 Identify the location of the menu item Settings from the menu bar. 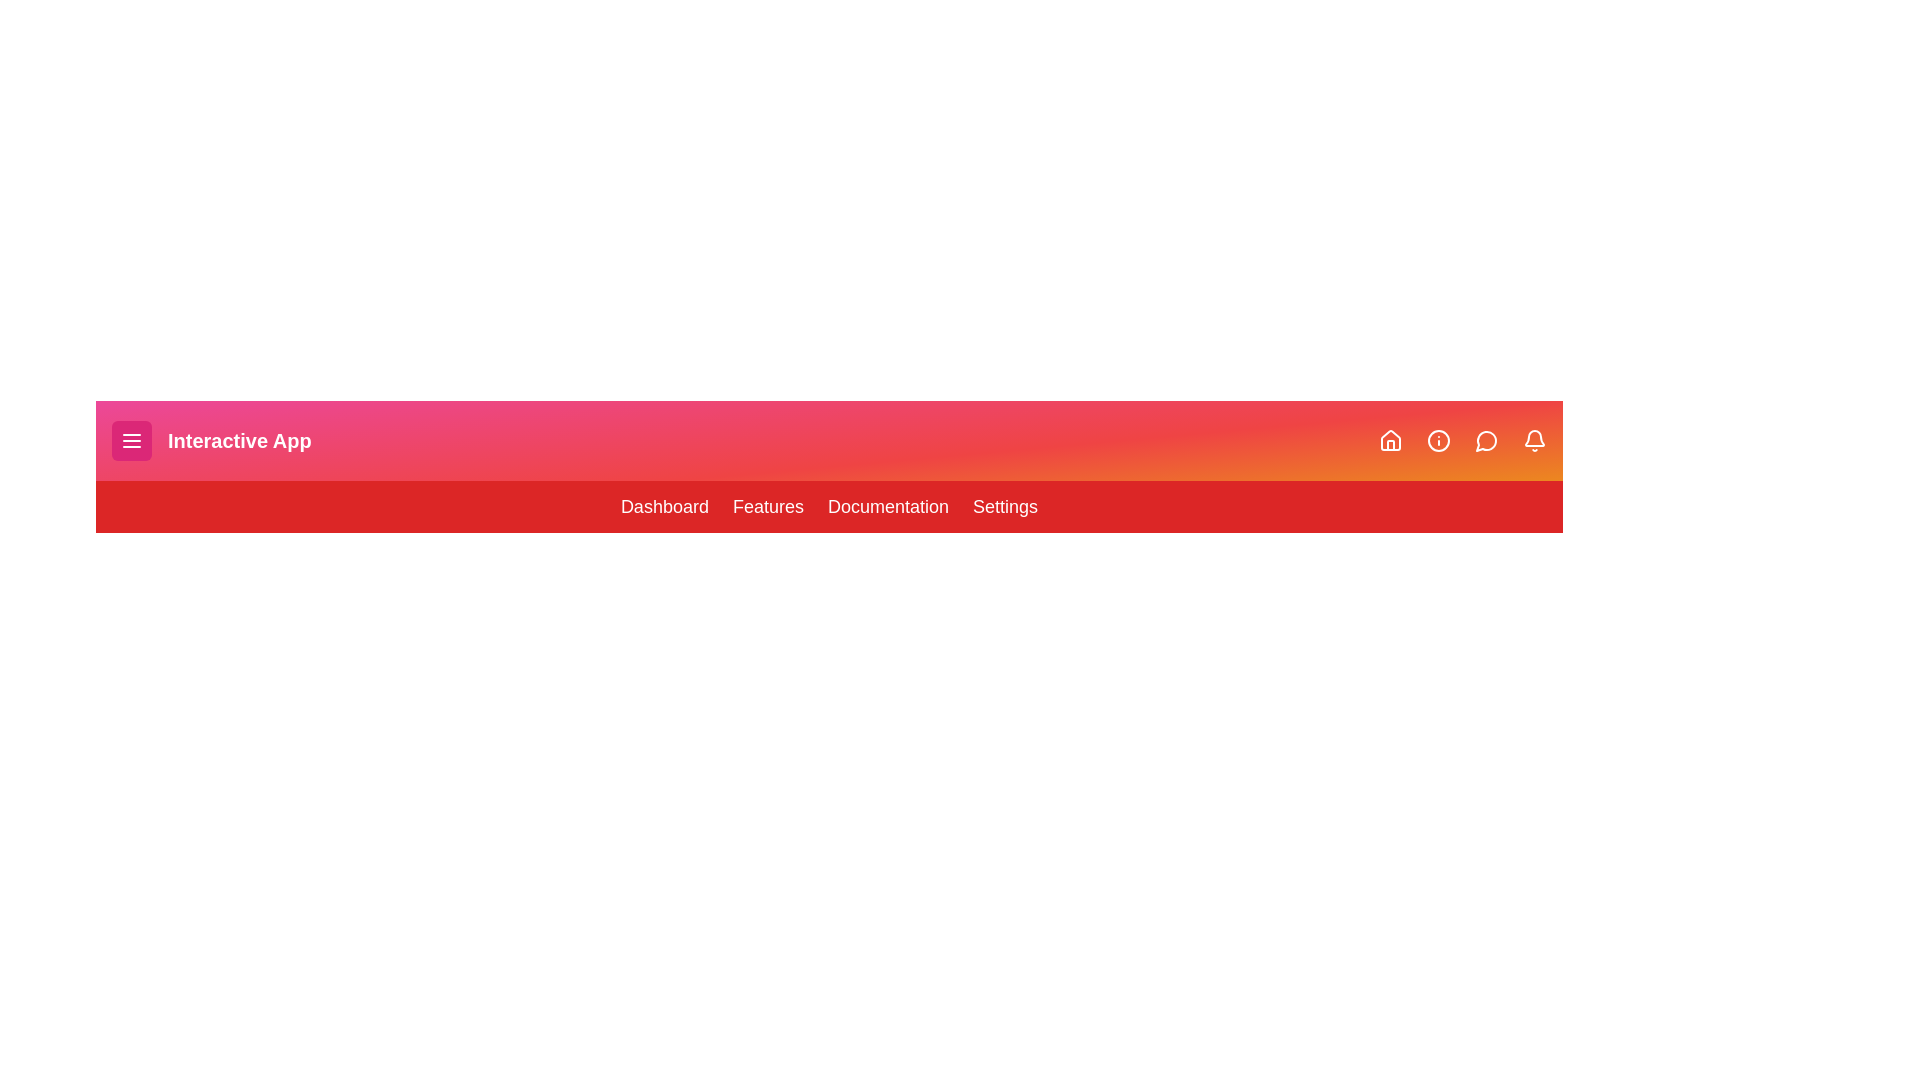
(1005, 505).